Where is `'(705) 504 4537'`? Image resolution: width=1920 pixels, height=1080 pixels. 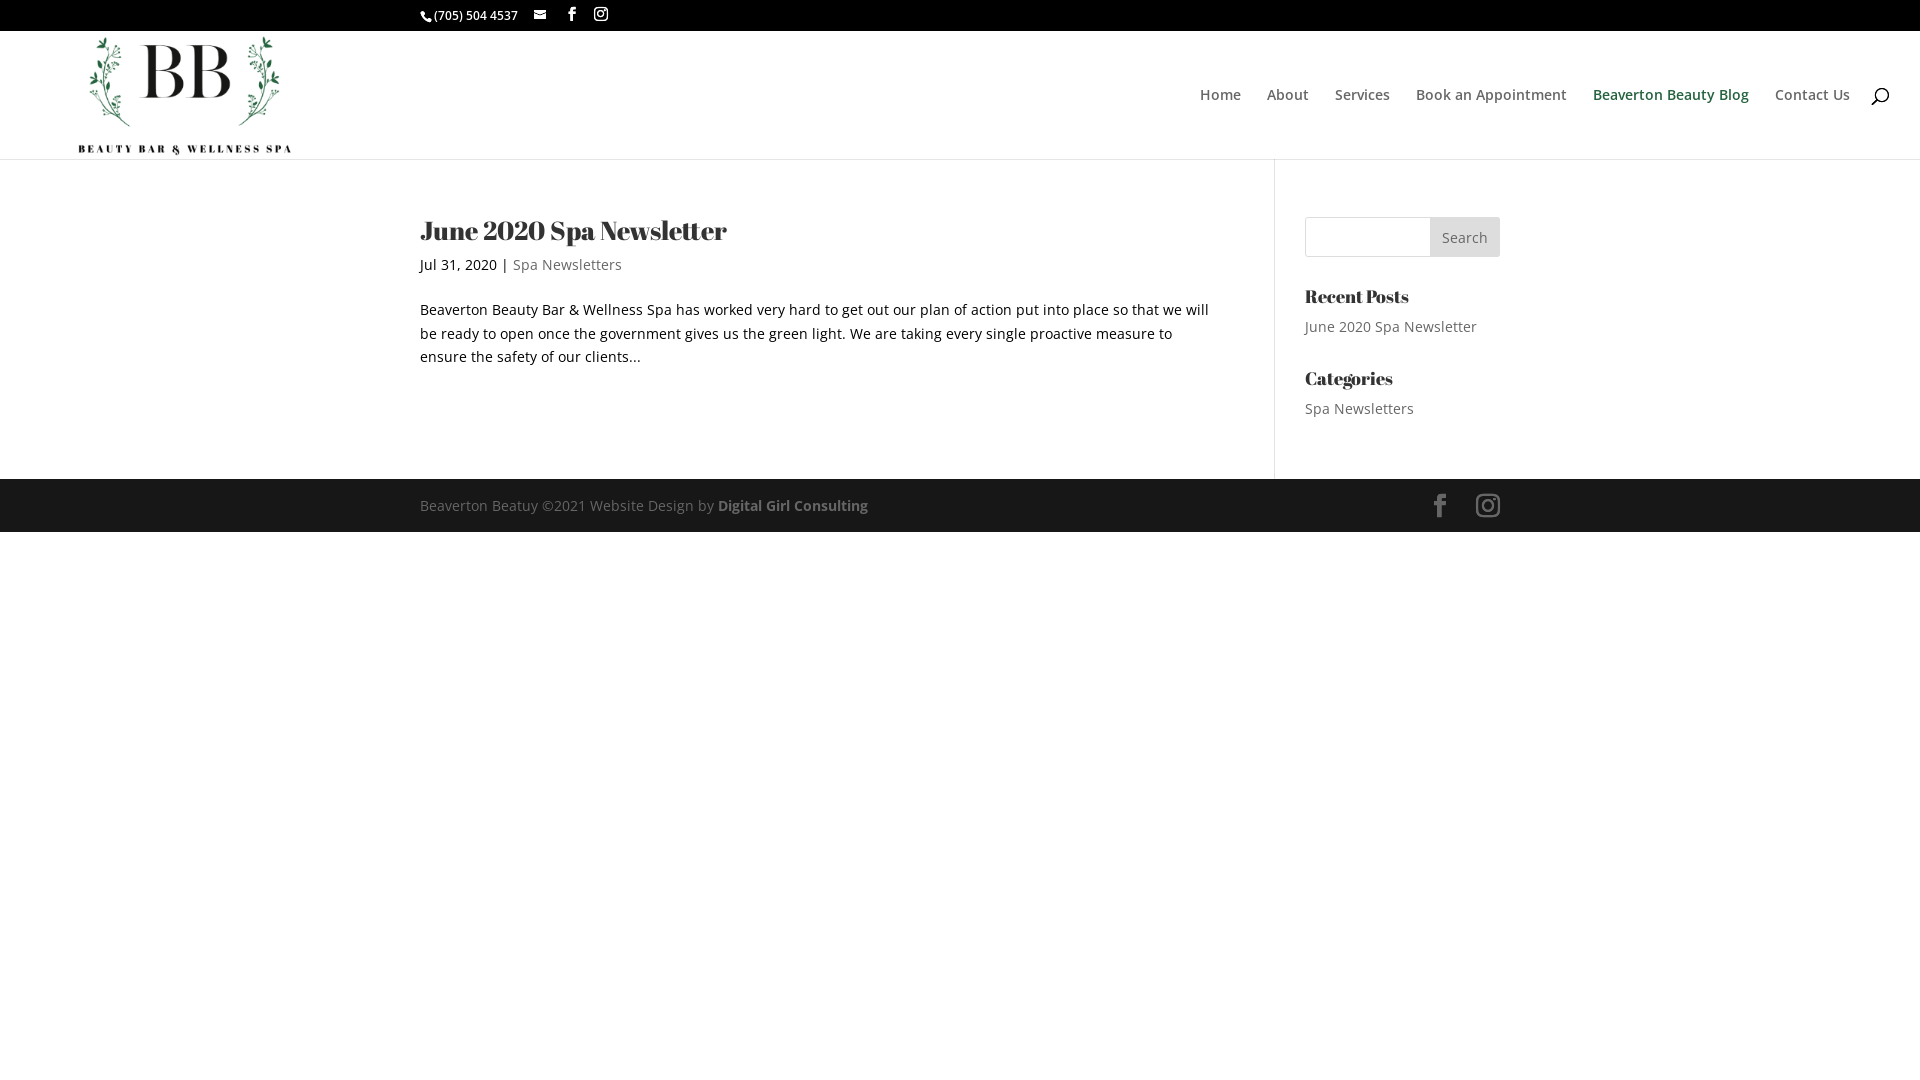 '(705) 504 4537' is located at coordinates (474, 15).